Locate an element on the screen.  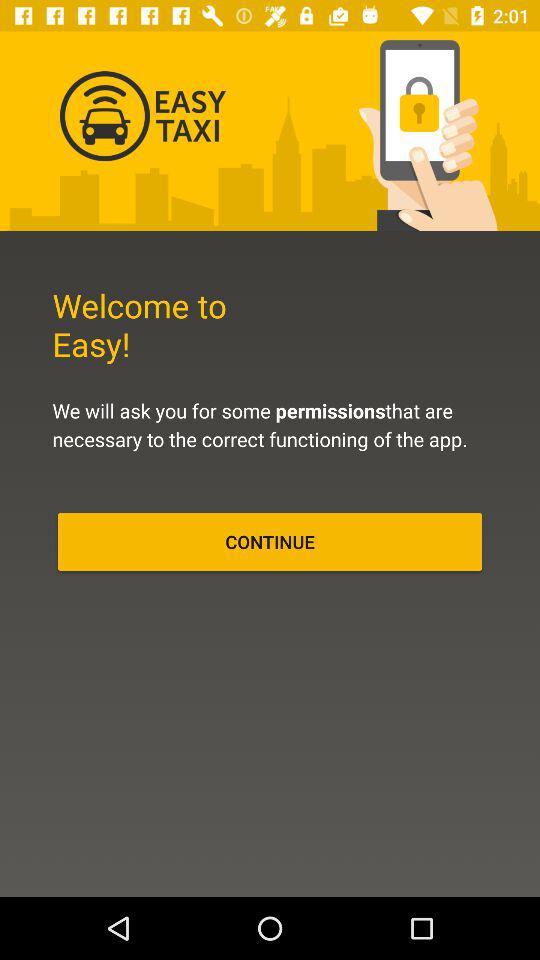
the item below the we will ask item is located at coordinates (270, 541).